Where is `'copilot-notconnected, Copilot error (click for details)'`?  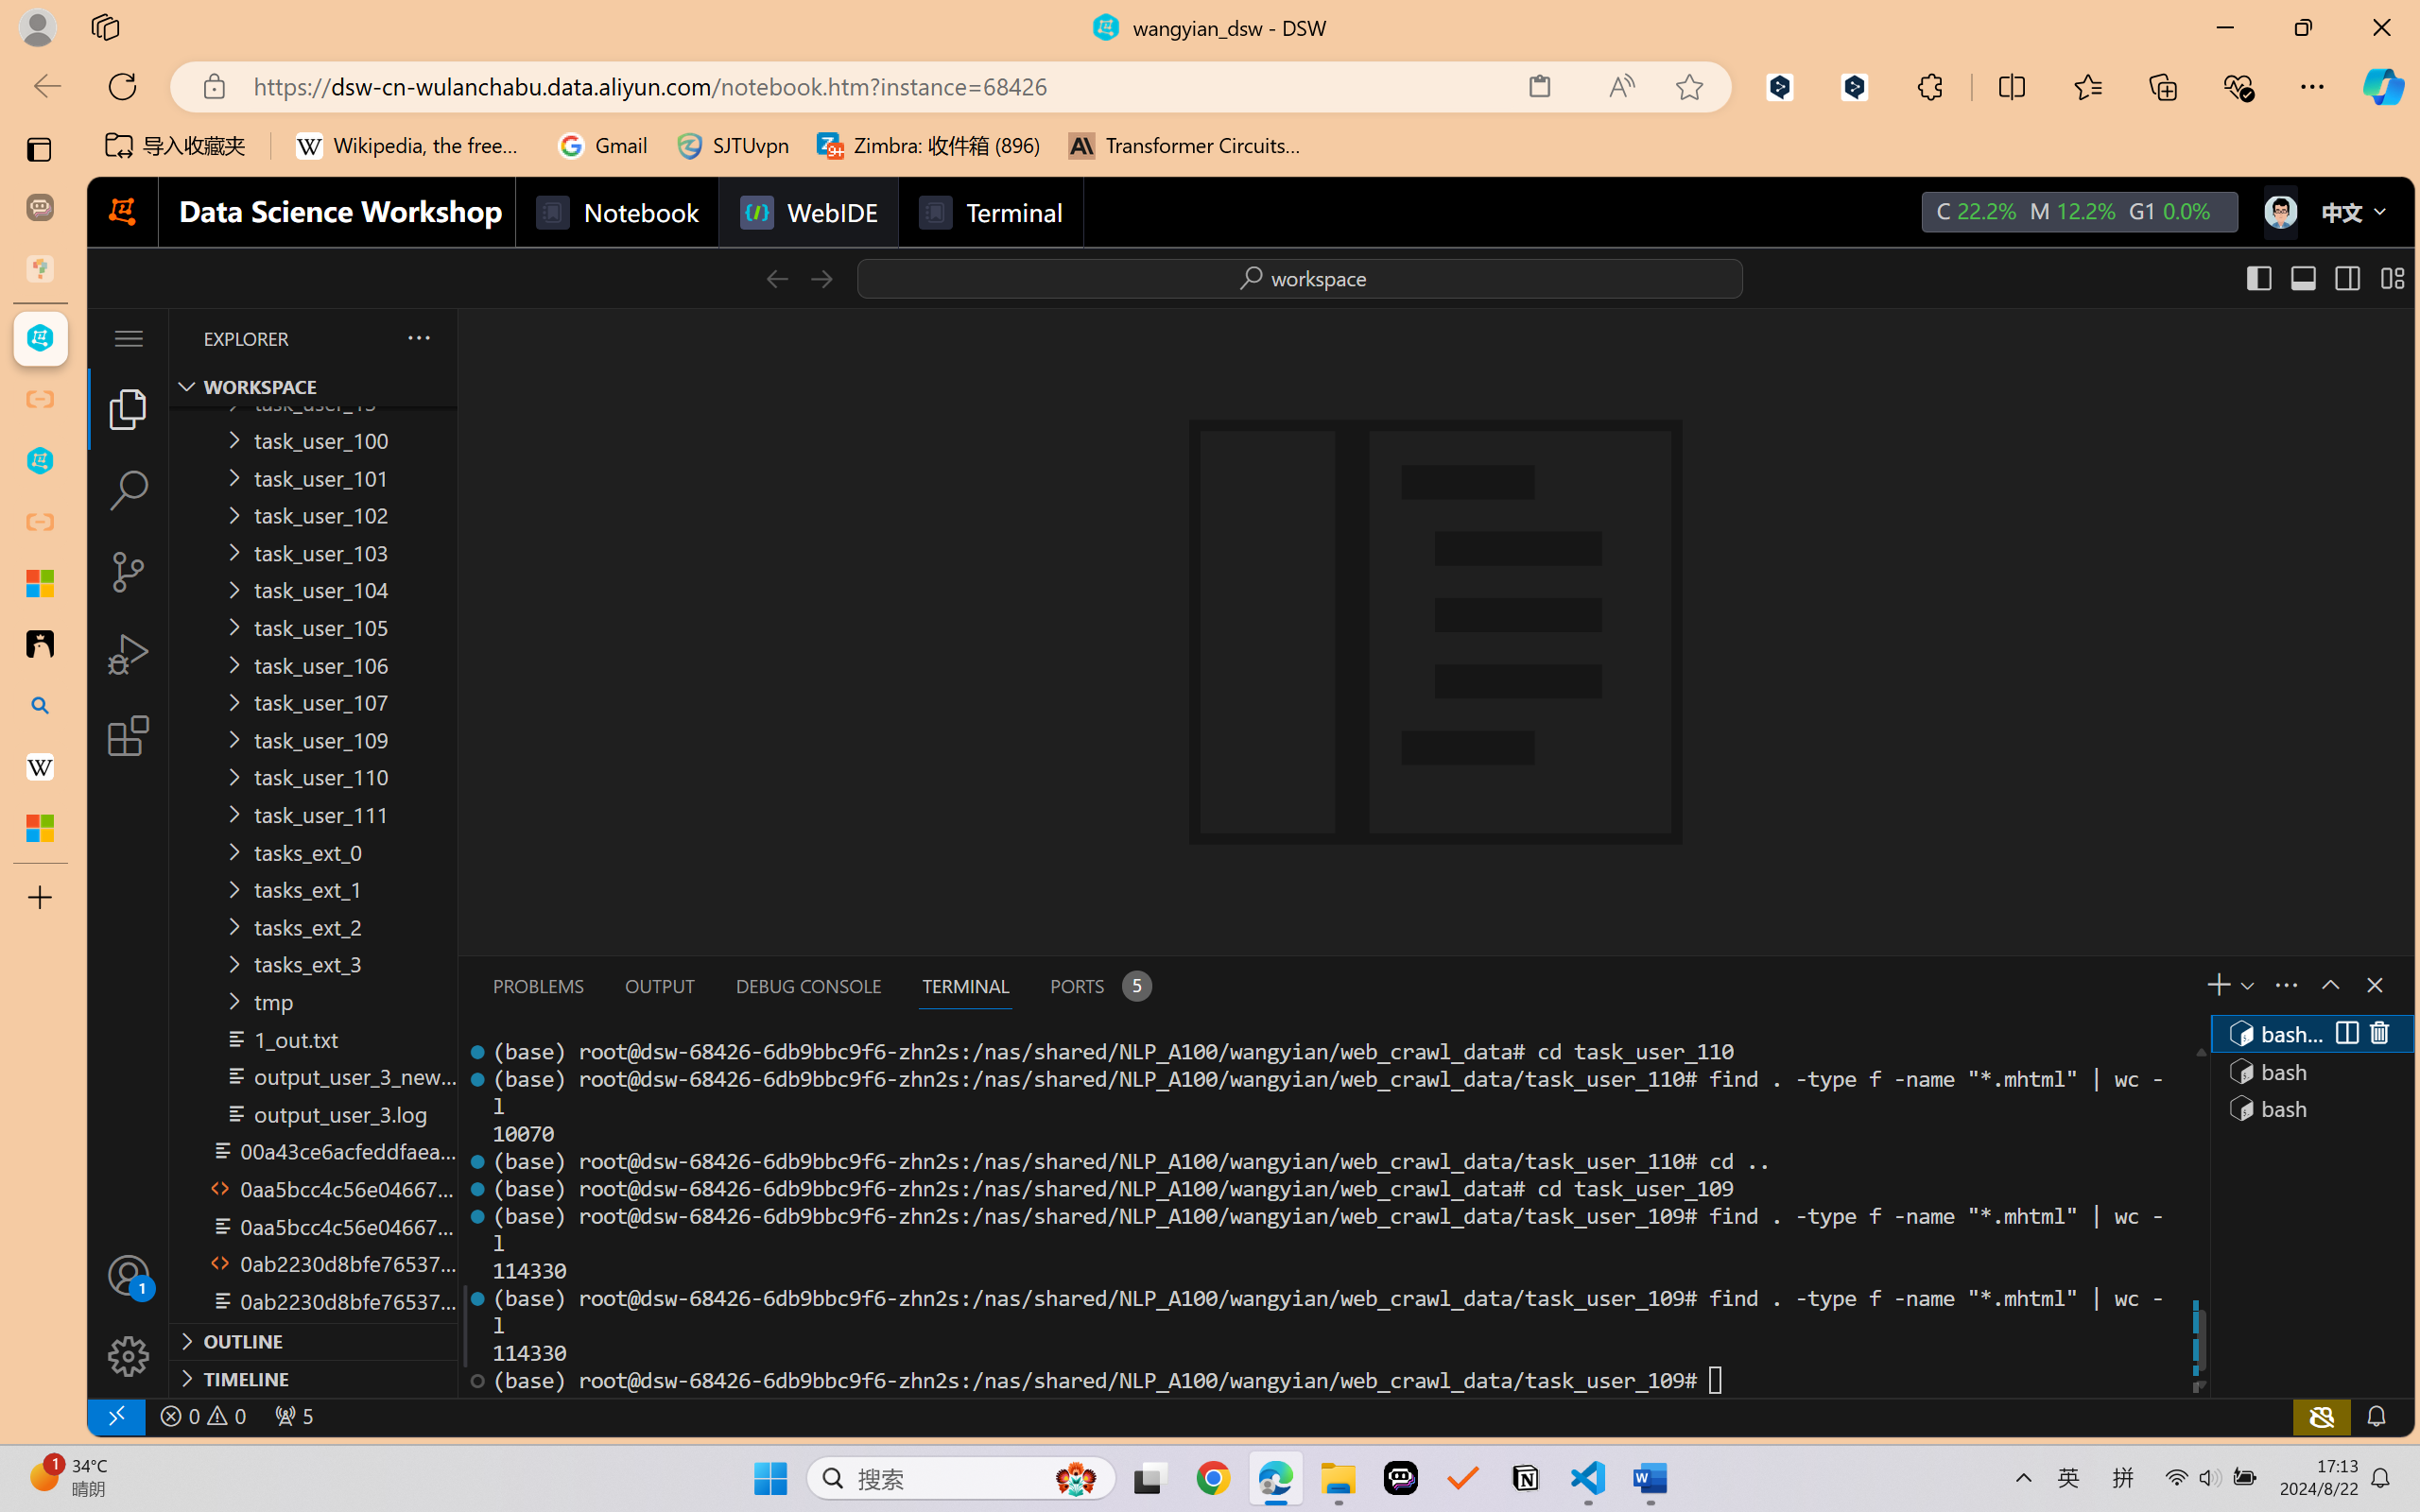 'copilot-notconnected, Copilot error (click for details)' is located at coordinates (2321, 1415).